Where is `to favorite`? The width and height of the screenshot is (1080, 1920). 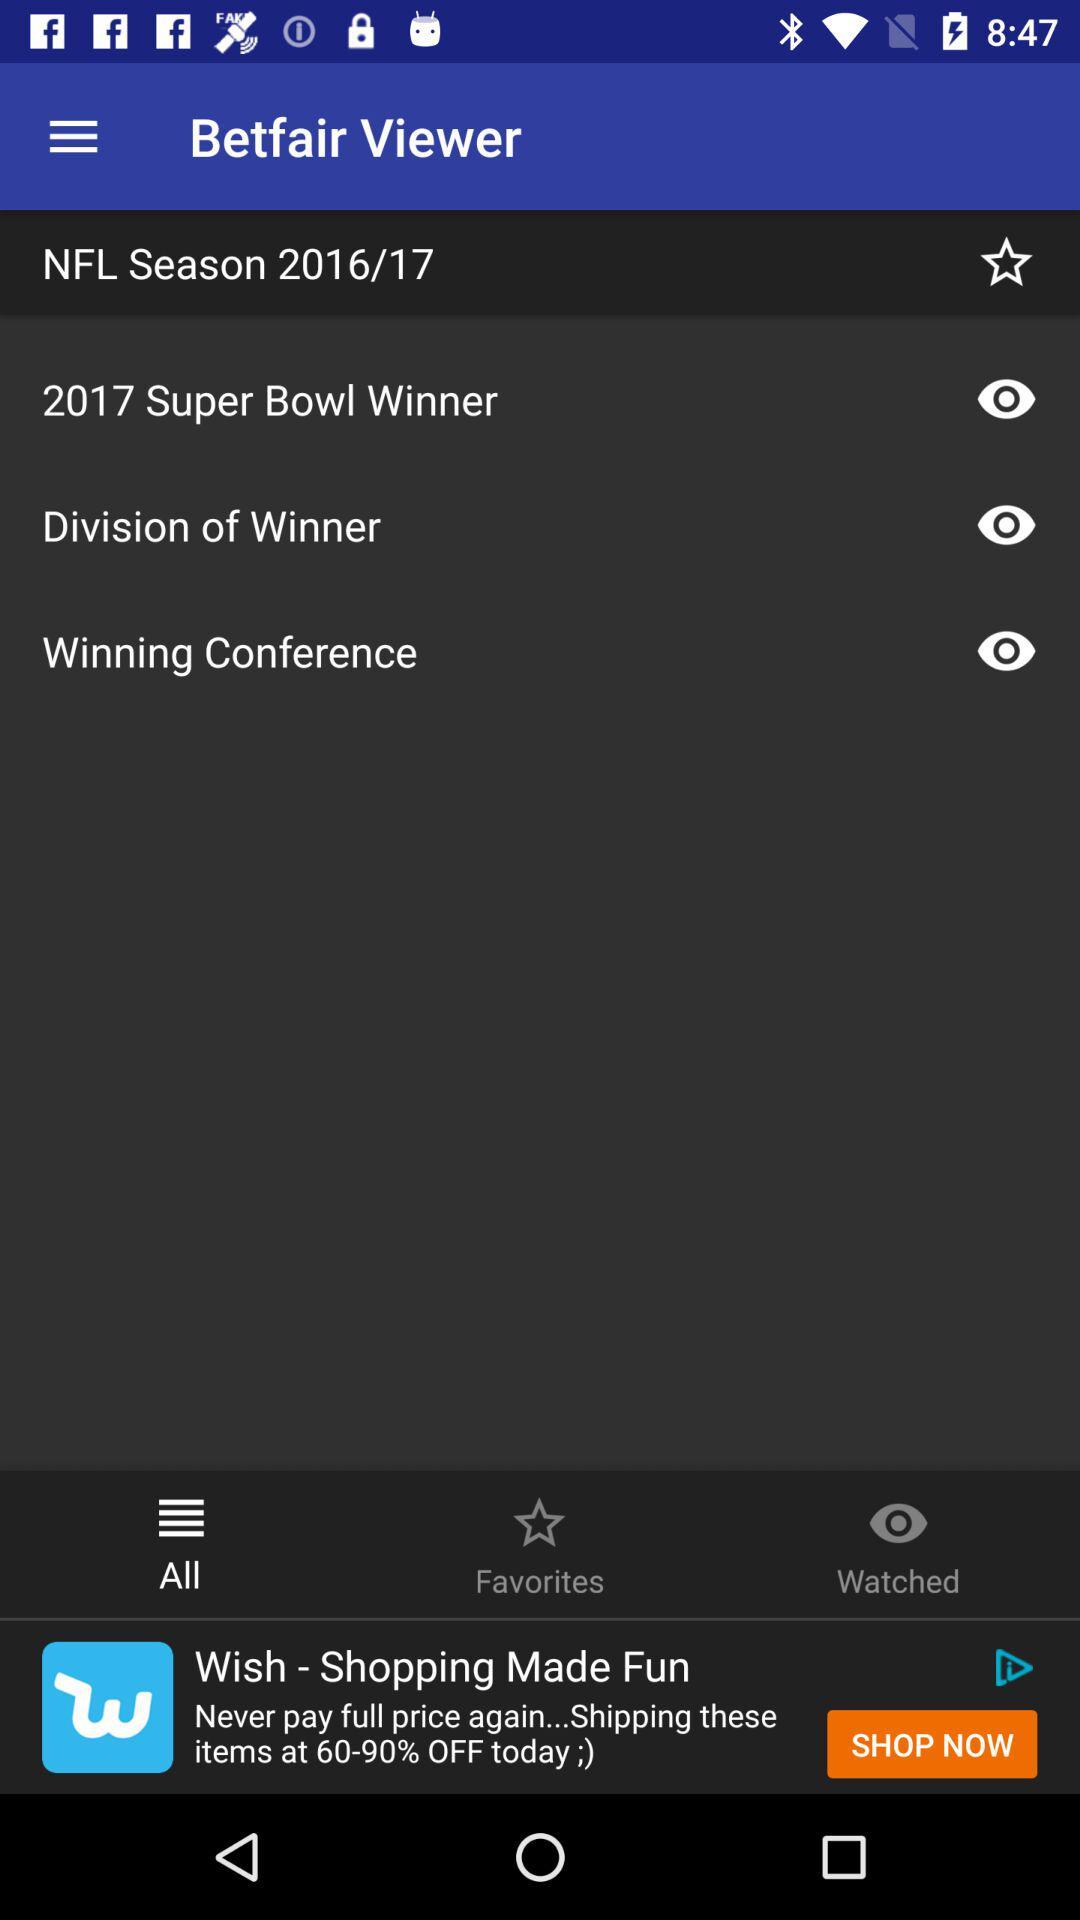 to favorite is located at coordinates (1006, 261).